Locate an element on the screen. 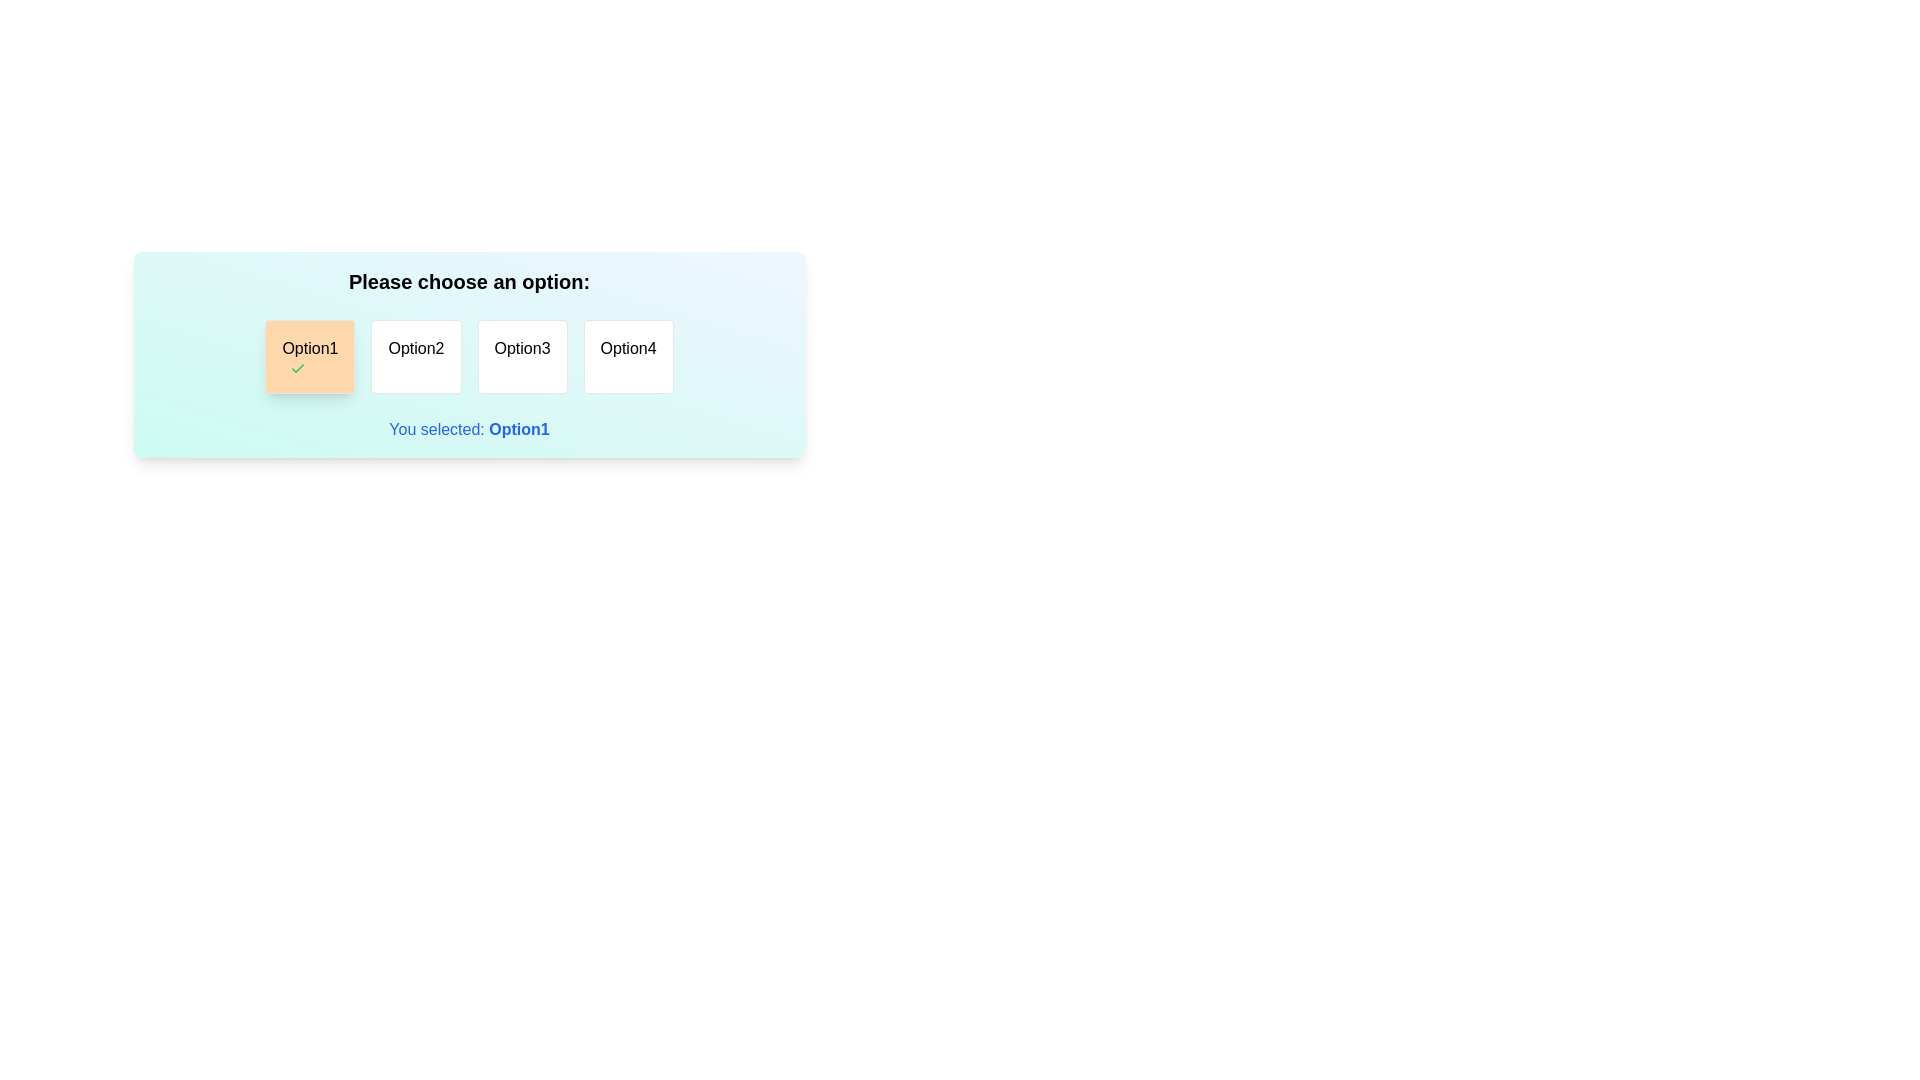 The image size is (1920, 1080). the 'Option3' label, which is the third option in a horizontal row of four options is located at coordinates (522, 347).